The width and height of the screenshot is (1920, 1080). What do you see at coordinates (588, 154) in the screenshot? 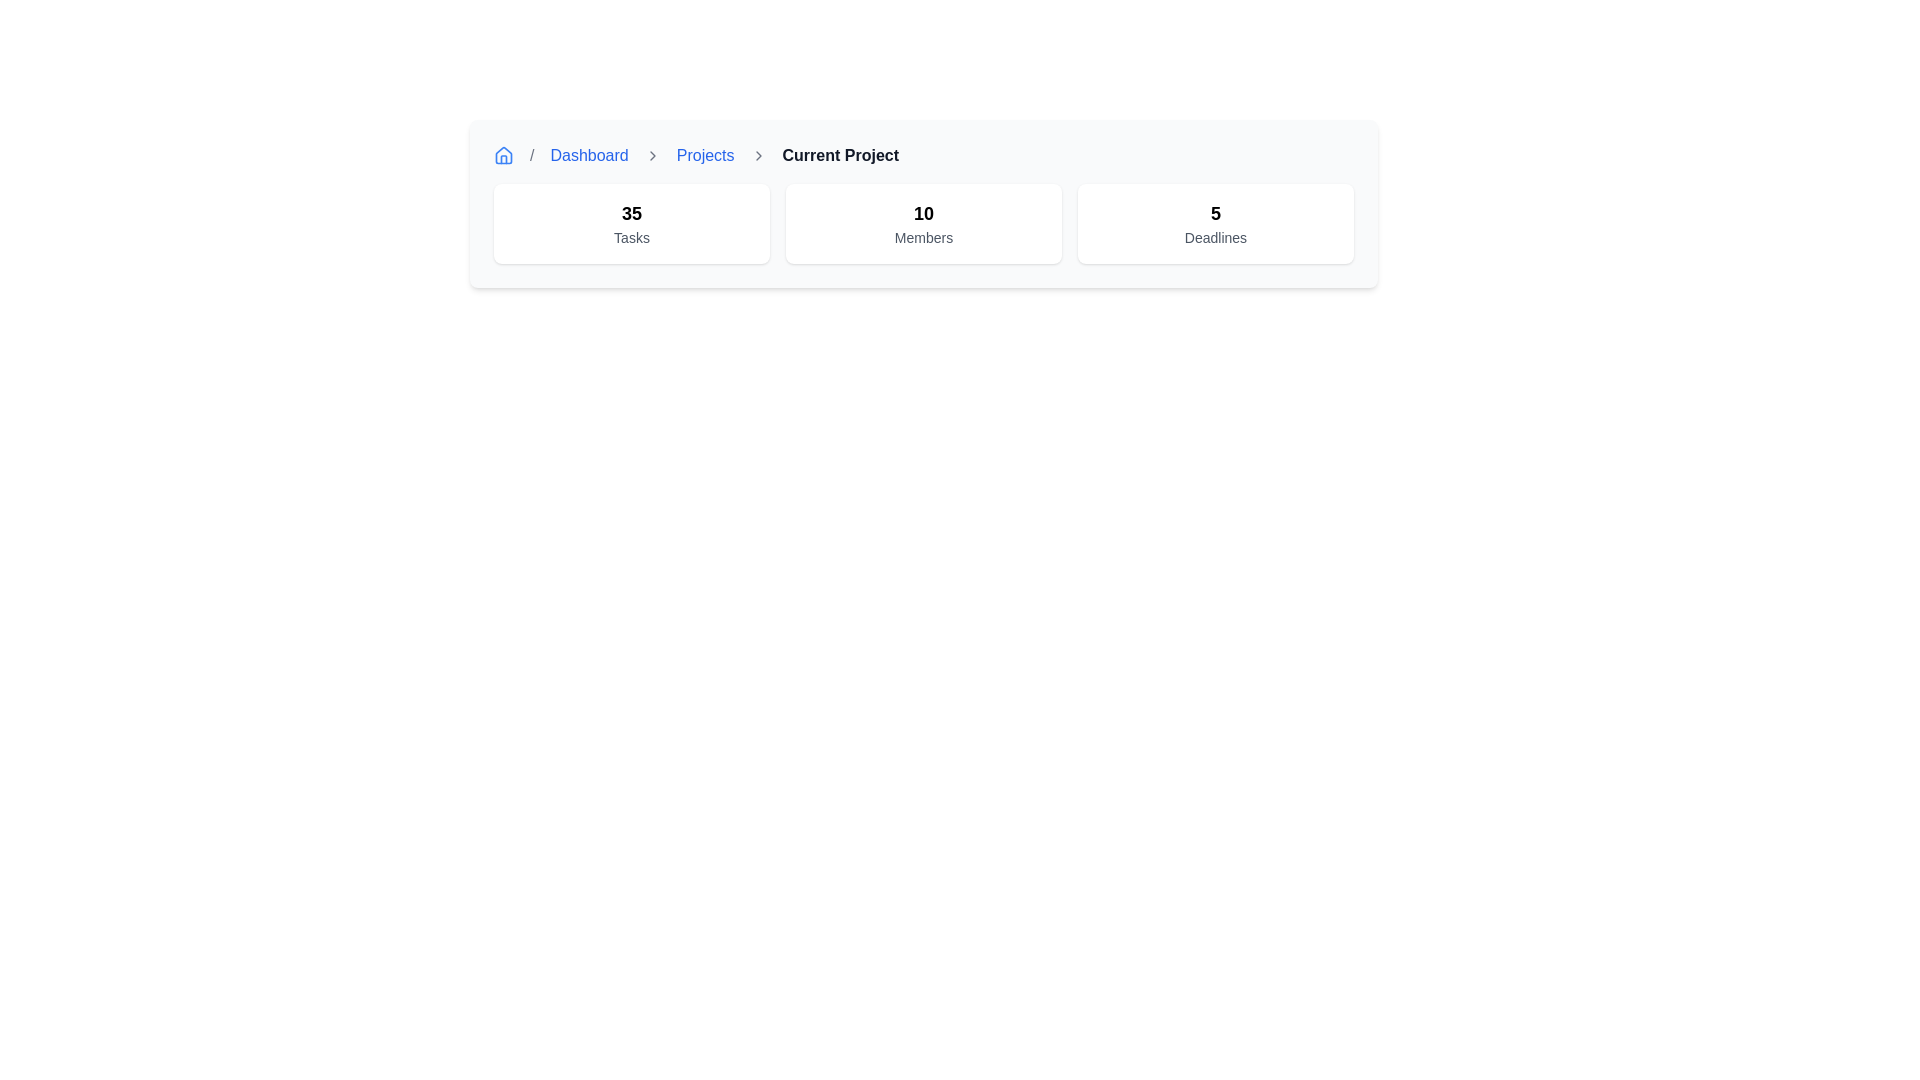
I see `the Interactive hyperlink element located in the breadcrumb navigation` at bounding box center [588, 154].